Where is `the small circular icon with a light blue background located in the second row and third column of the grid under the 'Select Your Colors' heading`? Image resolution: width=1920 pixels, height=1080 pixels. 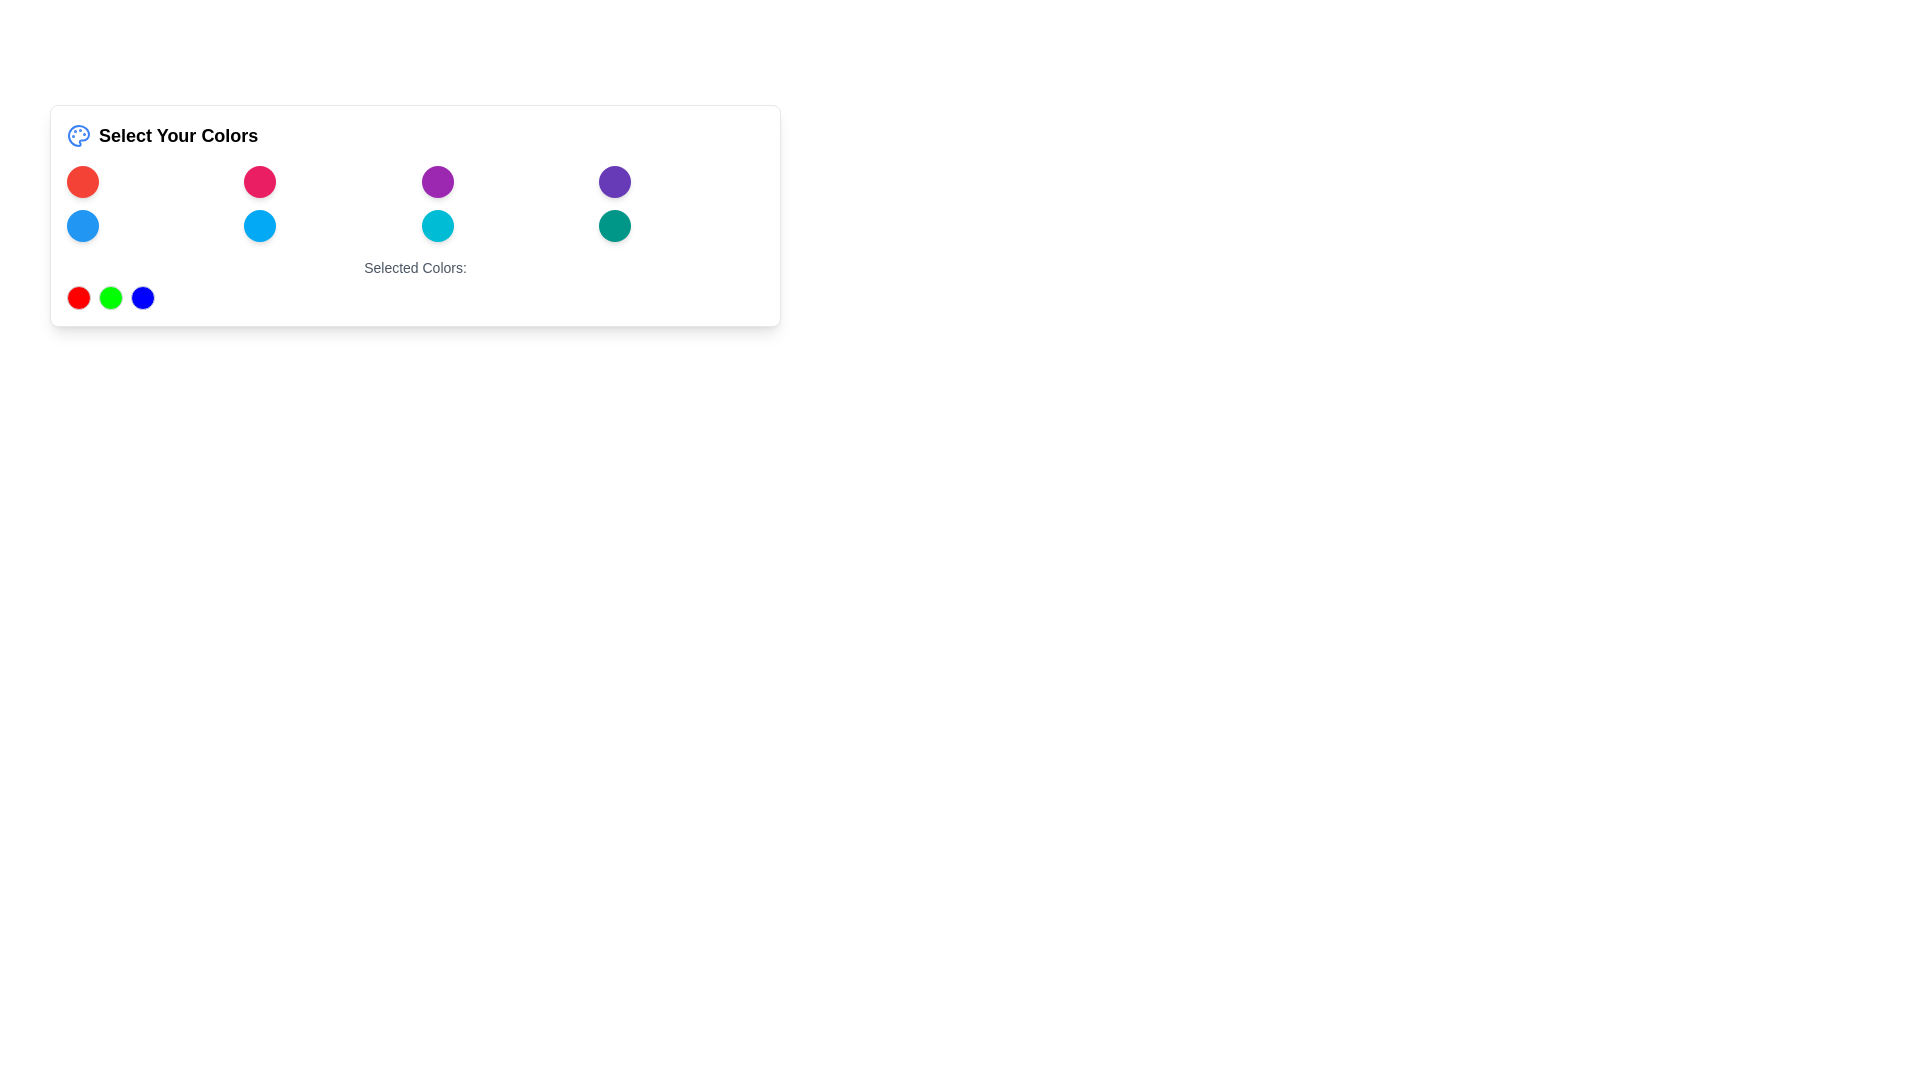
the small circular icon with a light blue background located in the second row and third column of the grid under the 'Select Your Colors' heading is located at coordinates (436, 225).